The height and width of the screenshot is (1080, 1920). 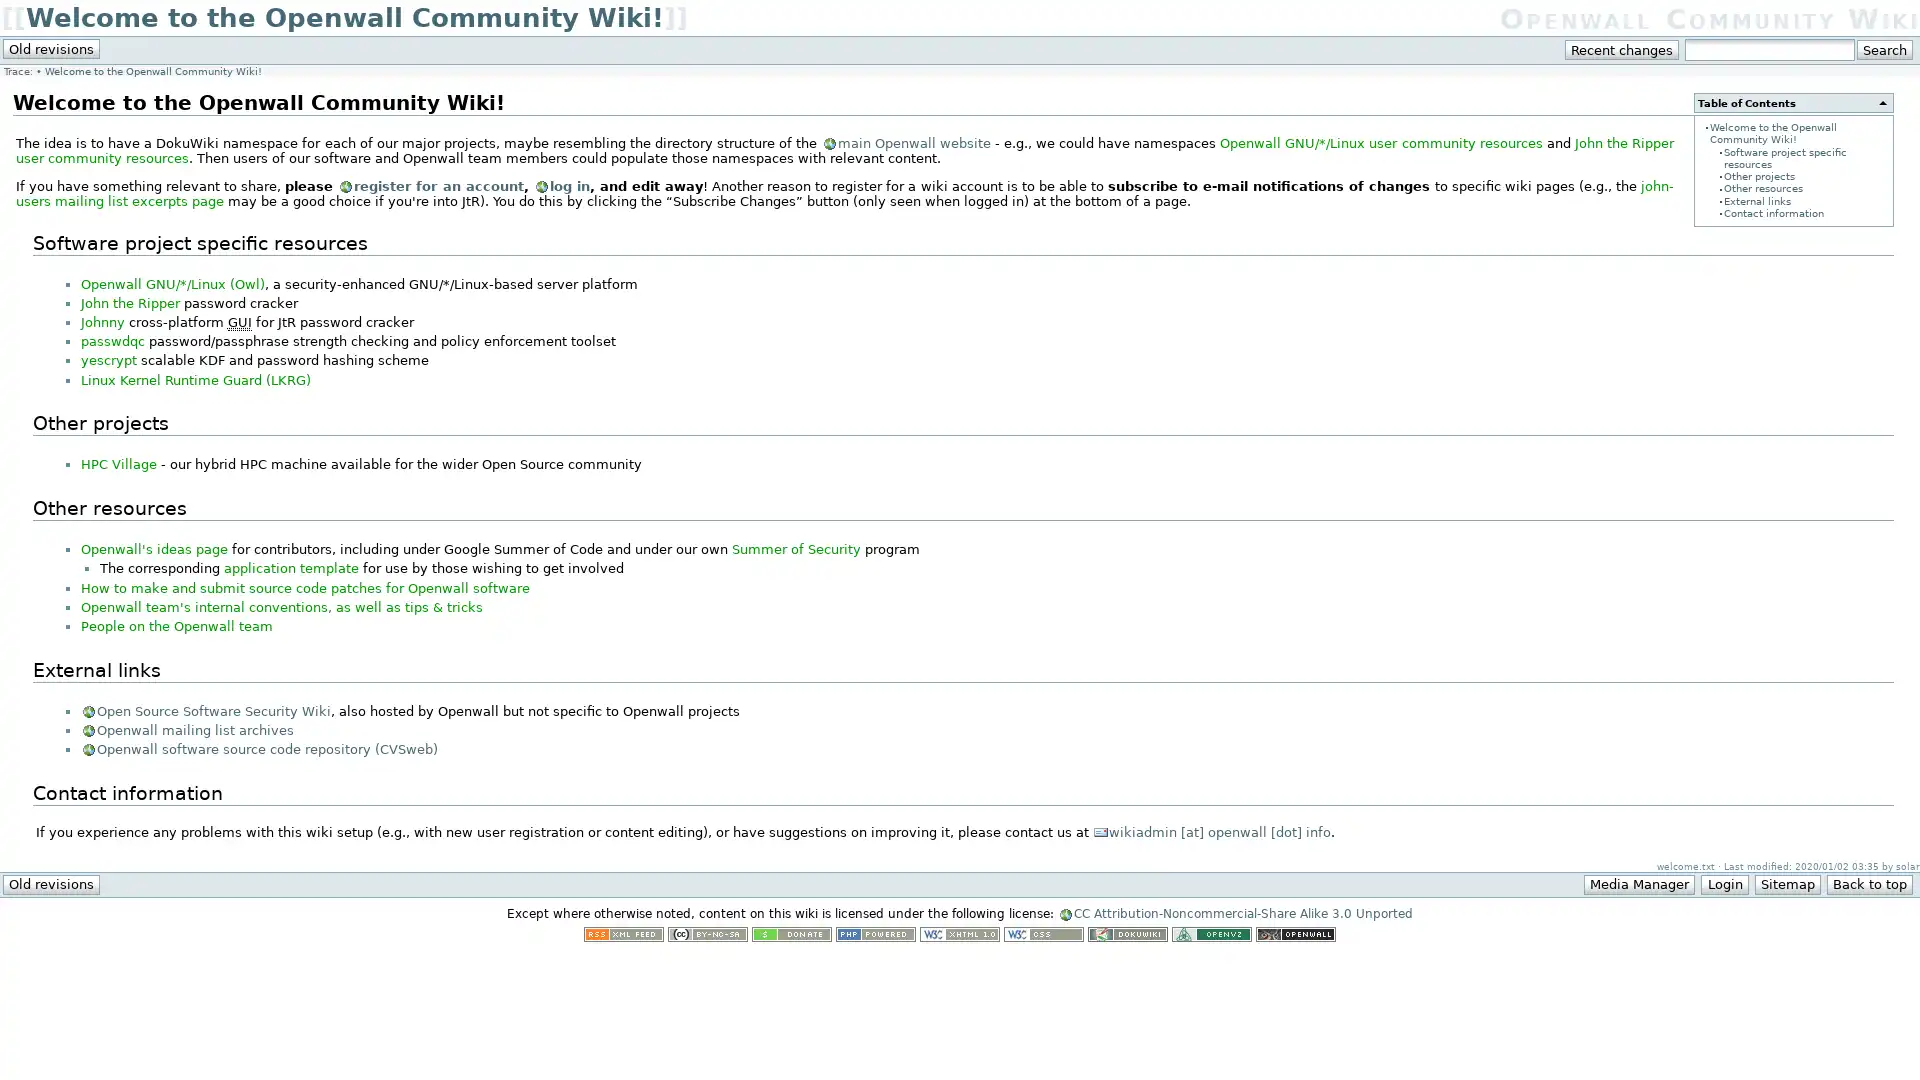 What do you see at coordinates (51, 883) in the screenshot?
I see `Old revisions` at bounding box center [51, 883].